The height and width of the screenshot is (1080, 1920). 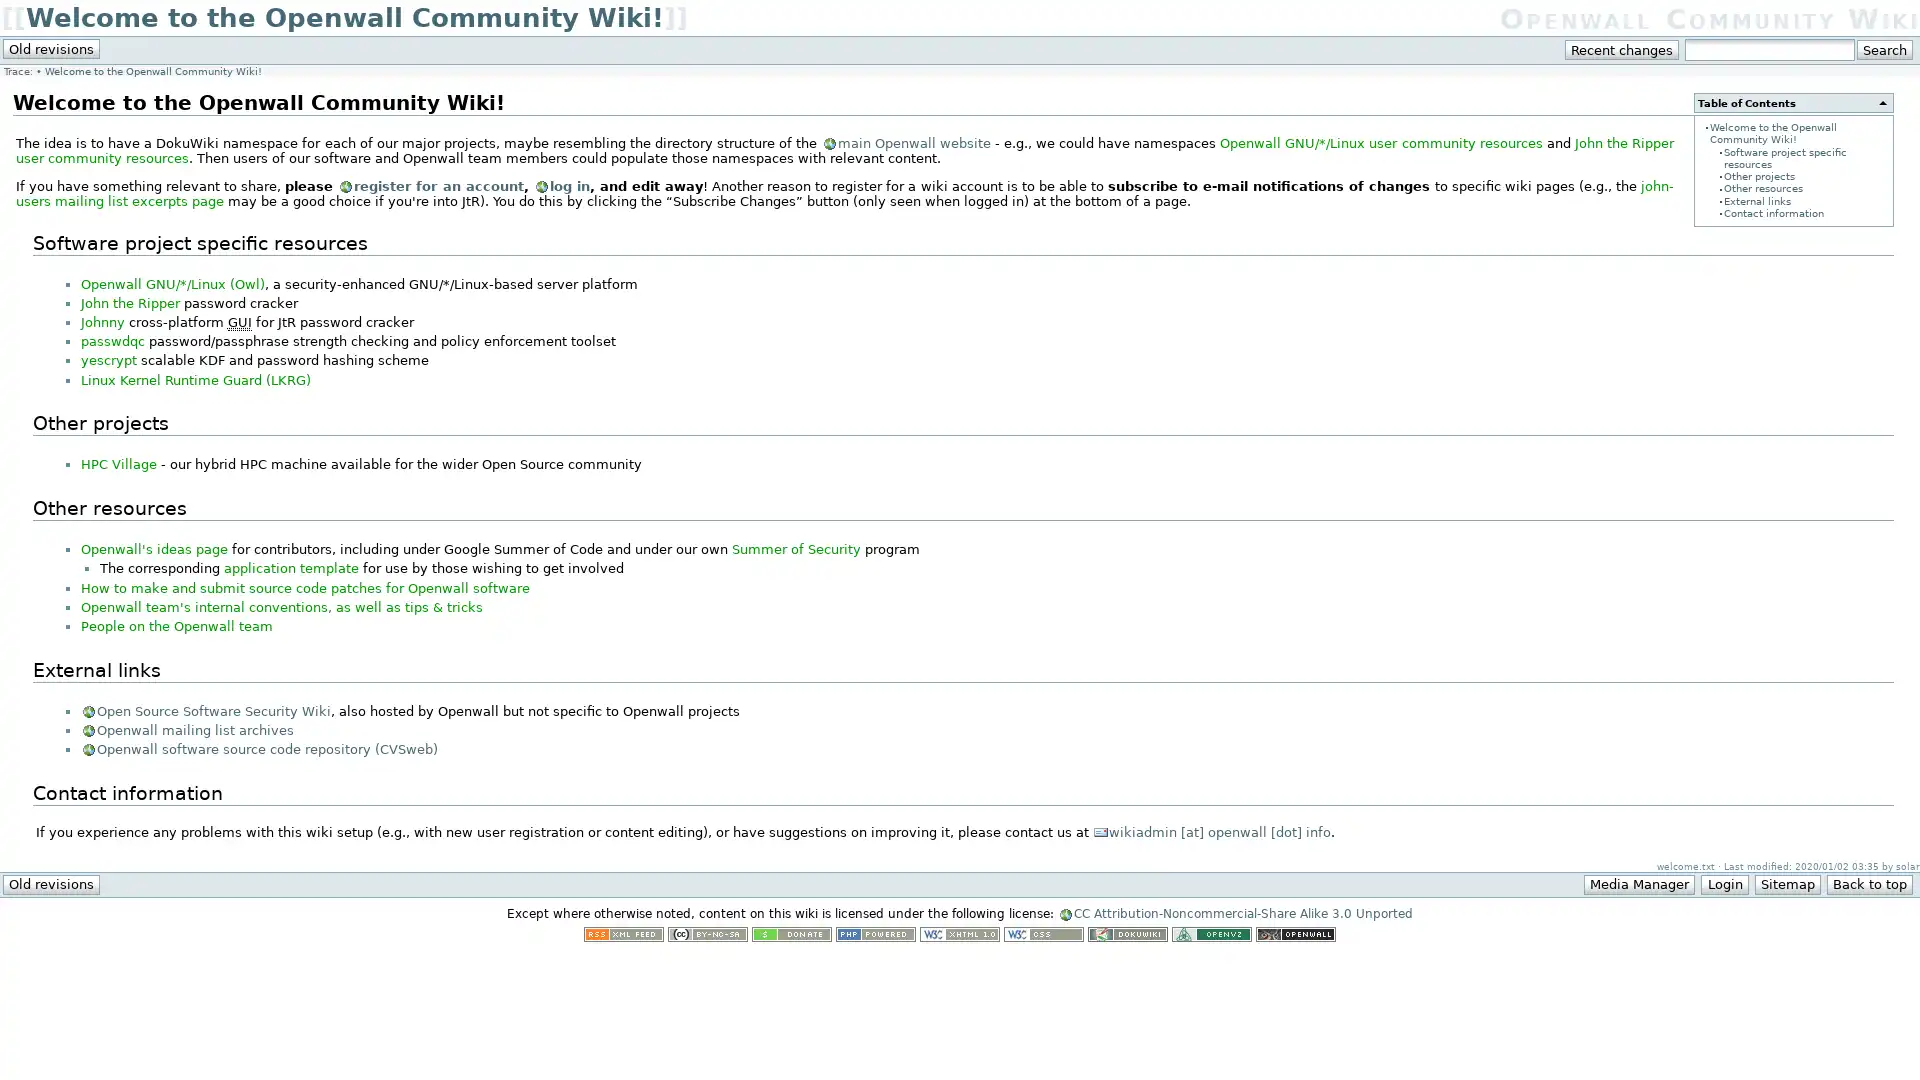 What do you see at coordinates (51, 883) in the screenshot?
I see `Old revisions` at bounding box center [51, 883].